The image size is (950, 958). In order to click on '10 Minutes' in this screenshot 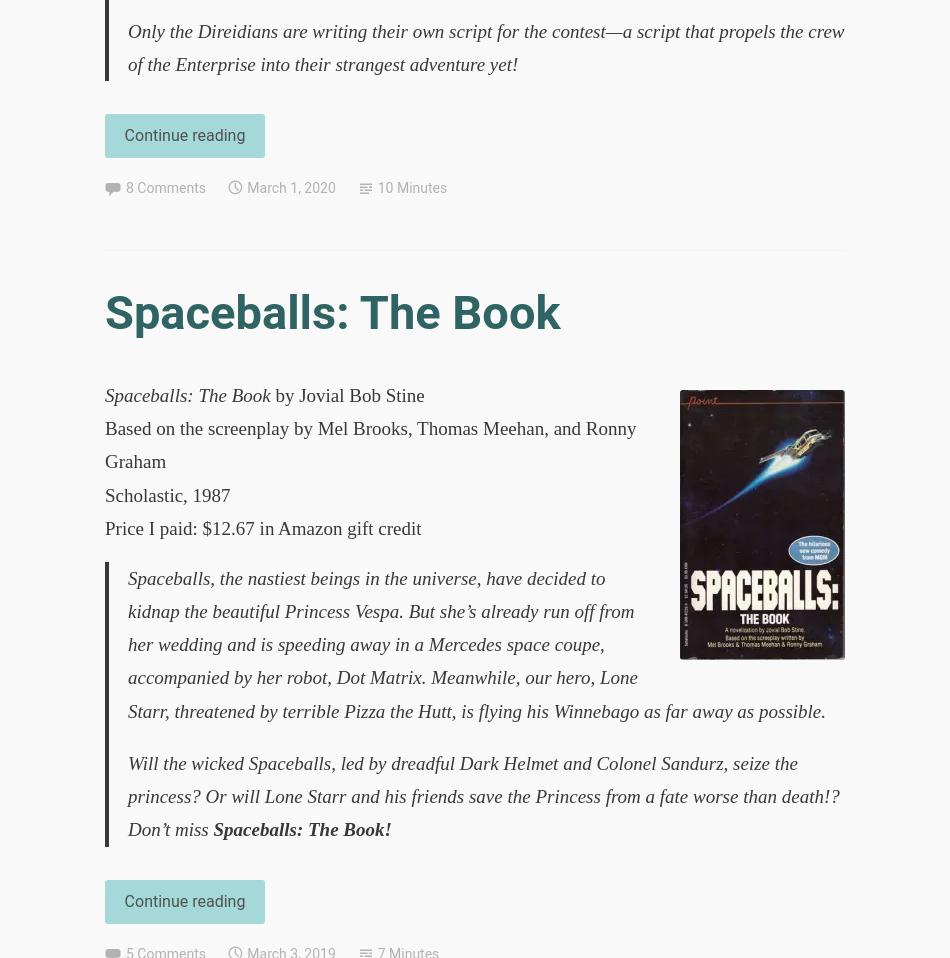, I will do `click(375, 186)`.